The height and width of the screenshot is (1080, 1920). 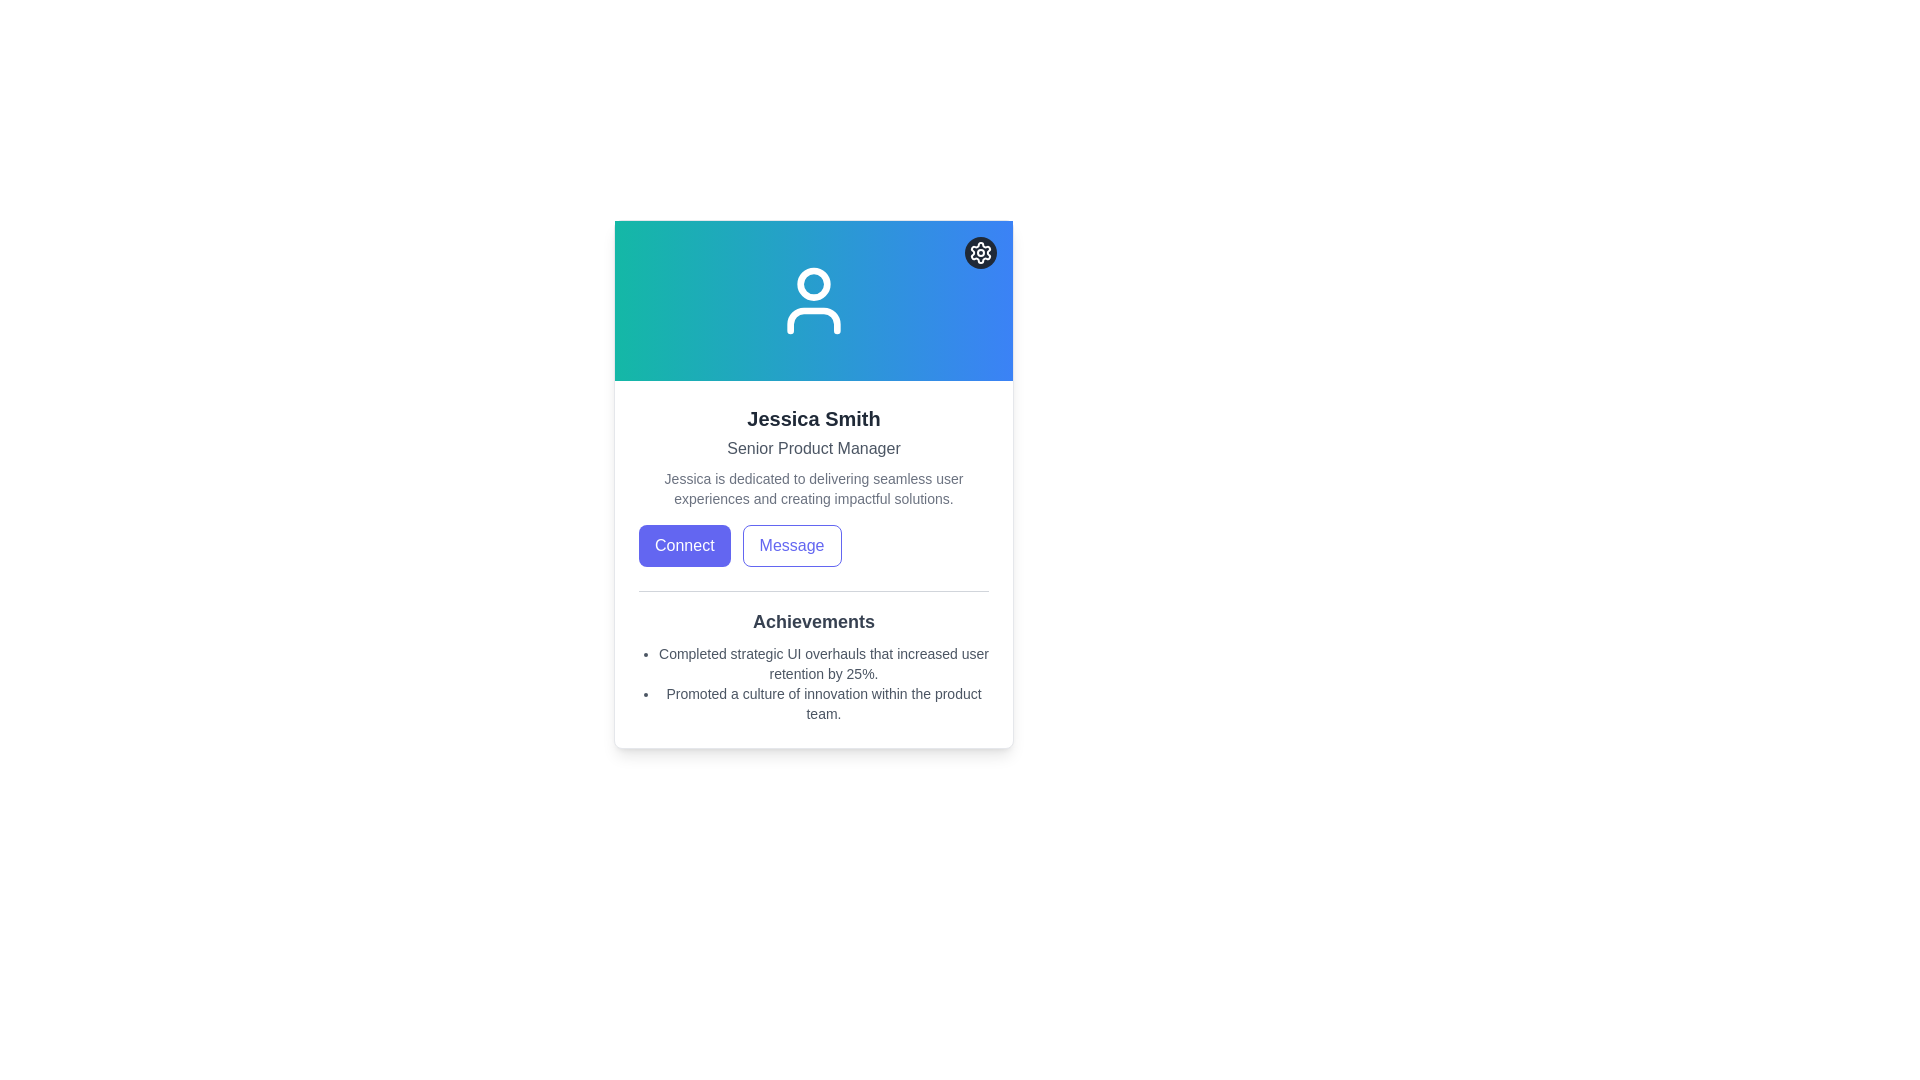 What do you see at coordinates (814, 447) in the screenshot?
I see `the text element that indicates the role or designation of the individual 'Jessica Smith', which is positioned directly beneath the header and above a smaller descriptive paragraph` at bounding box center [814, 447].